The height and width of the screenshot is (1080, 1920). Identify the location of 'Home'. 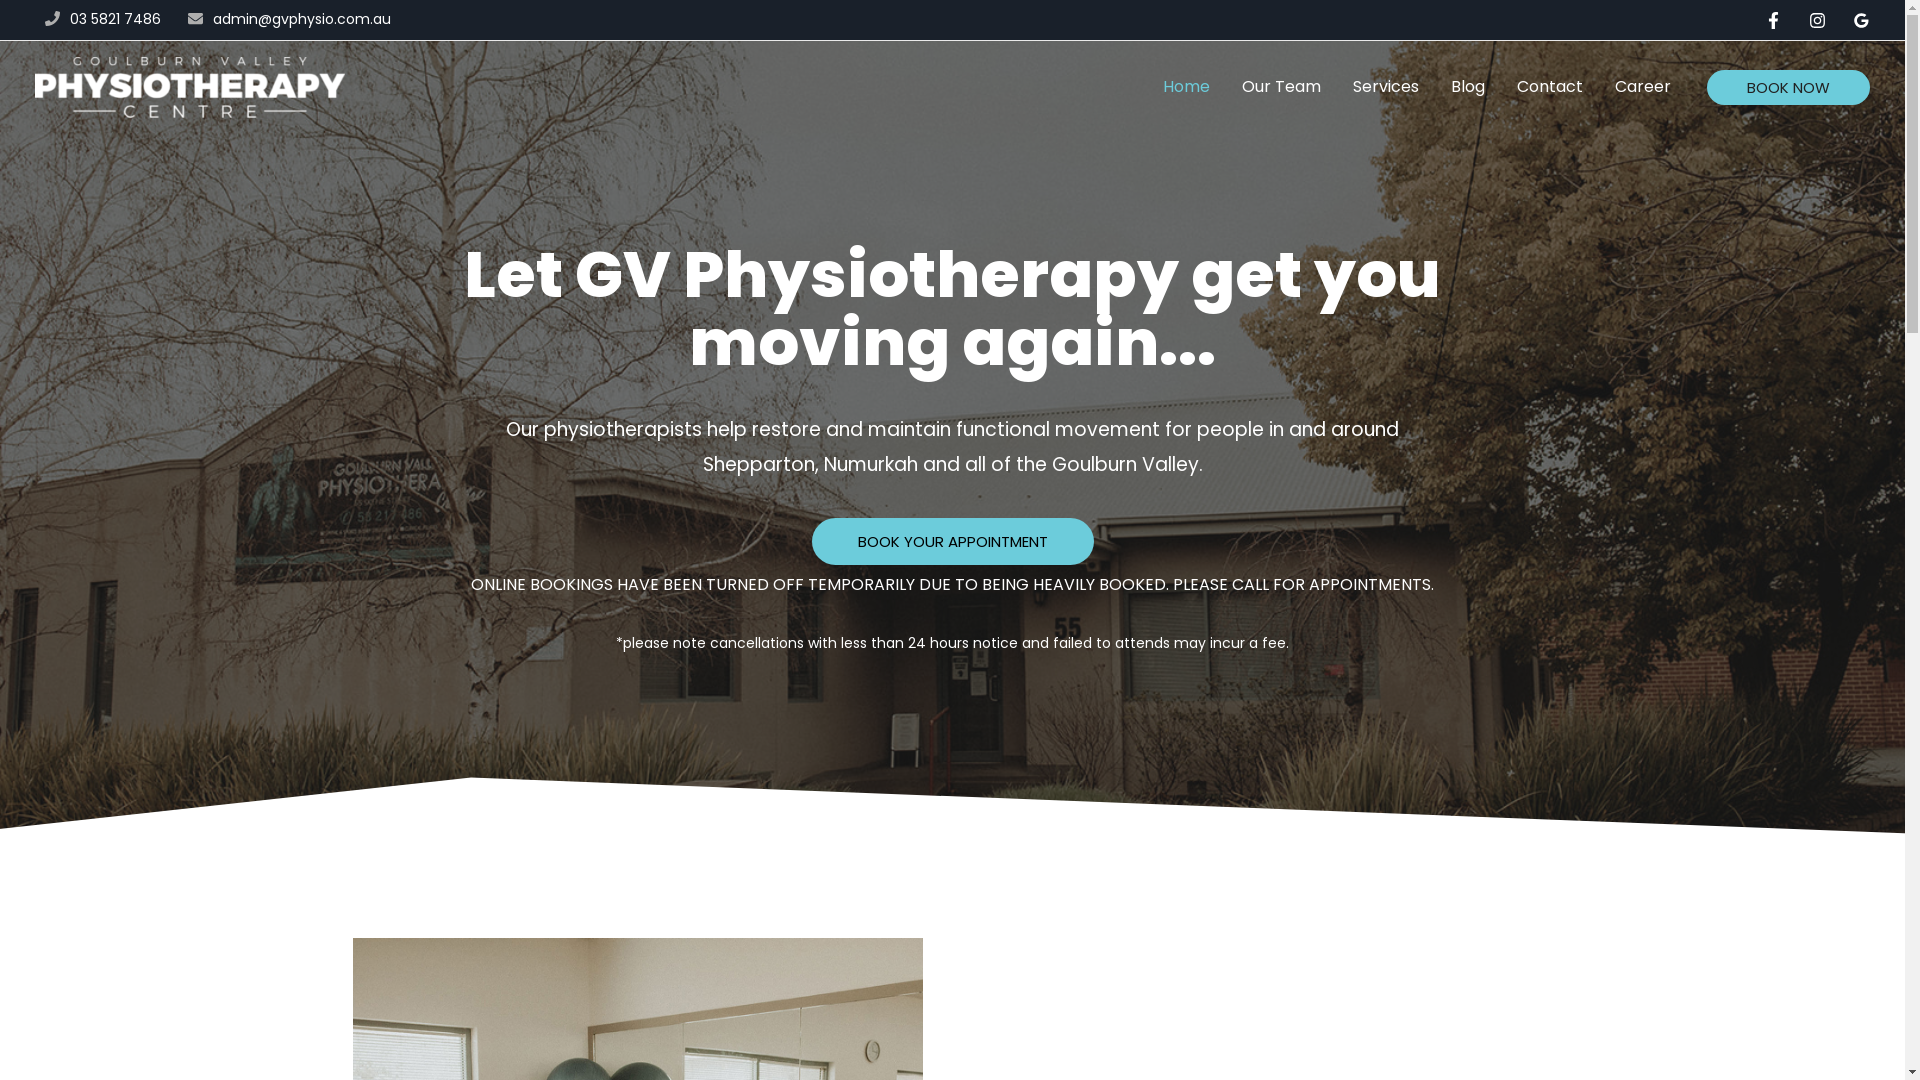
(1147, 86).